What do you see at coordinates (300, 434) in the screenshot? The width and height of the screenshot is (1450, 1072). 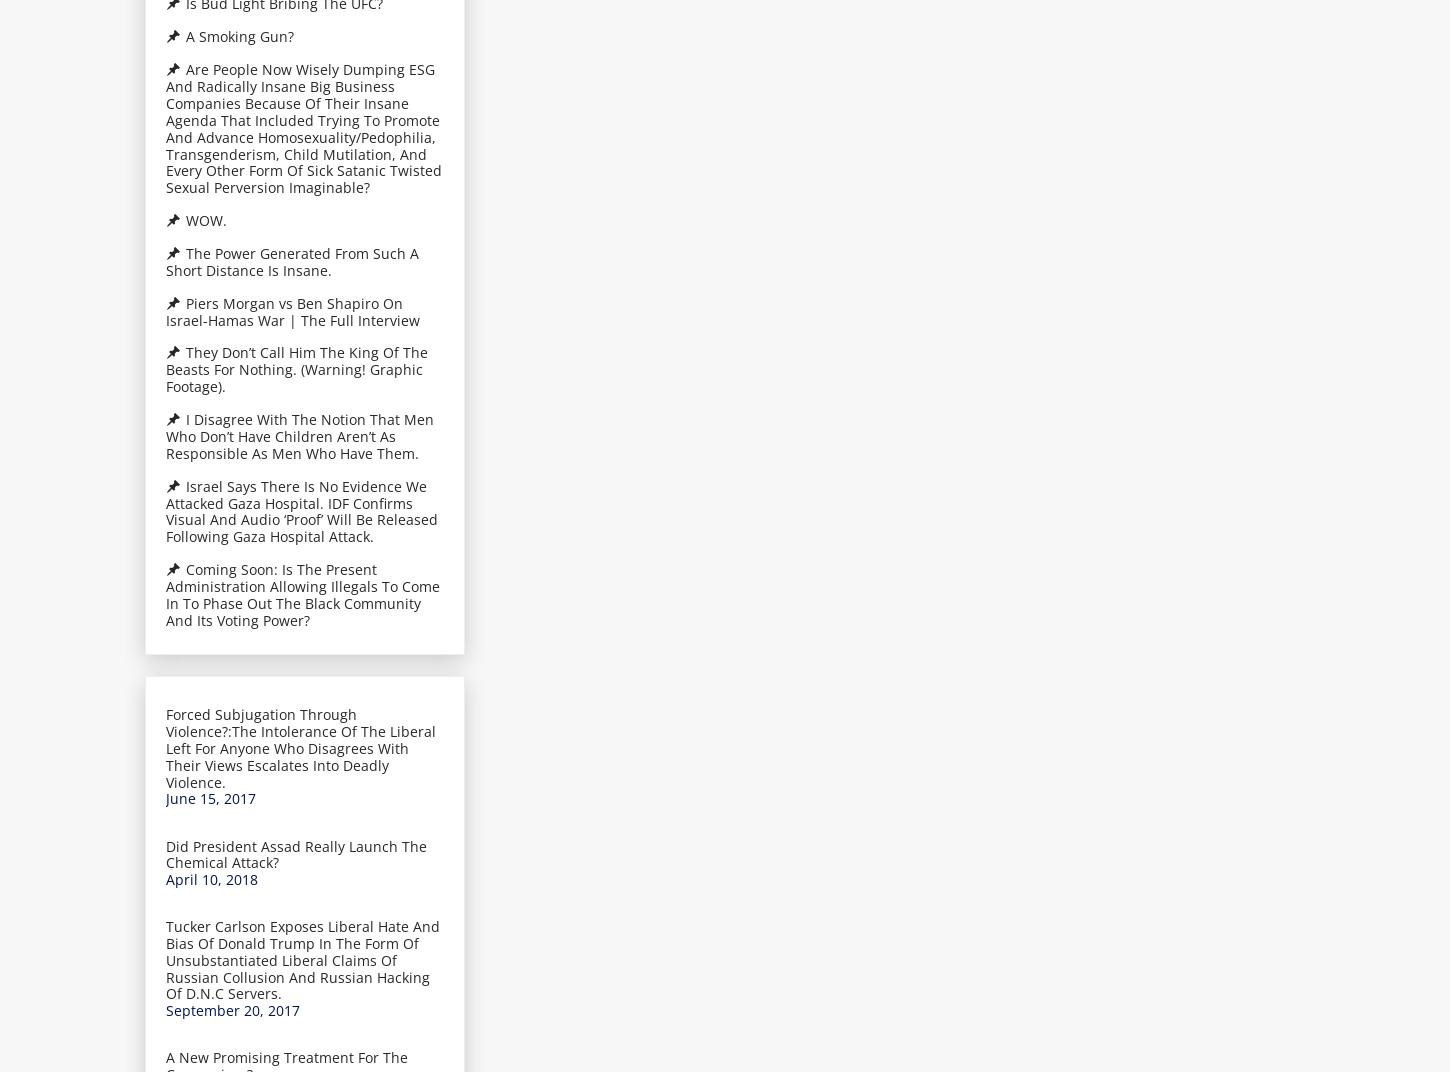 I see `'I Disagree With The Notion That Men Who Don’t Have Children Aren’t As Responsible As Men Who Have Them.'` at bounding box center [300, 434].